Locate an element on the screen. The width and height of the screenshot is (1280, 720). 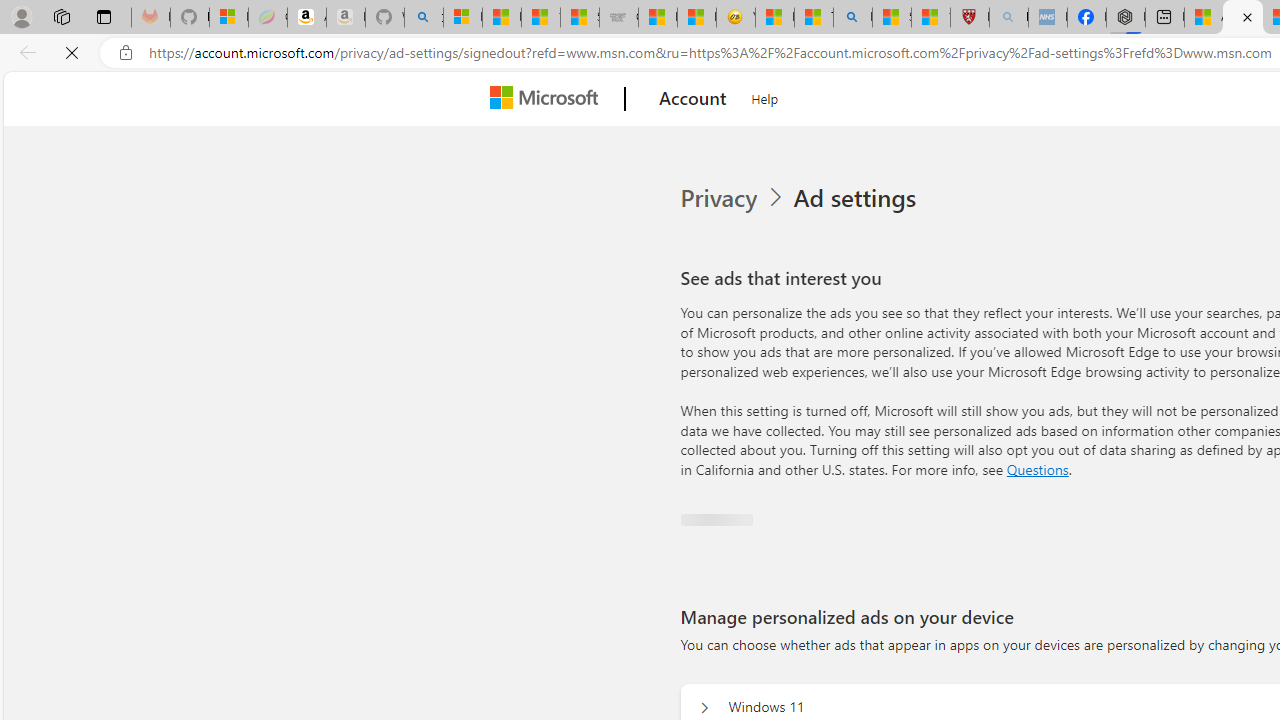
'Ad settings' is located at coordinates (853, 198).